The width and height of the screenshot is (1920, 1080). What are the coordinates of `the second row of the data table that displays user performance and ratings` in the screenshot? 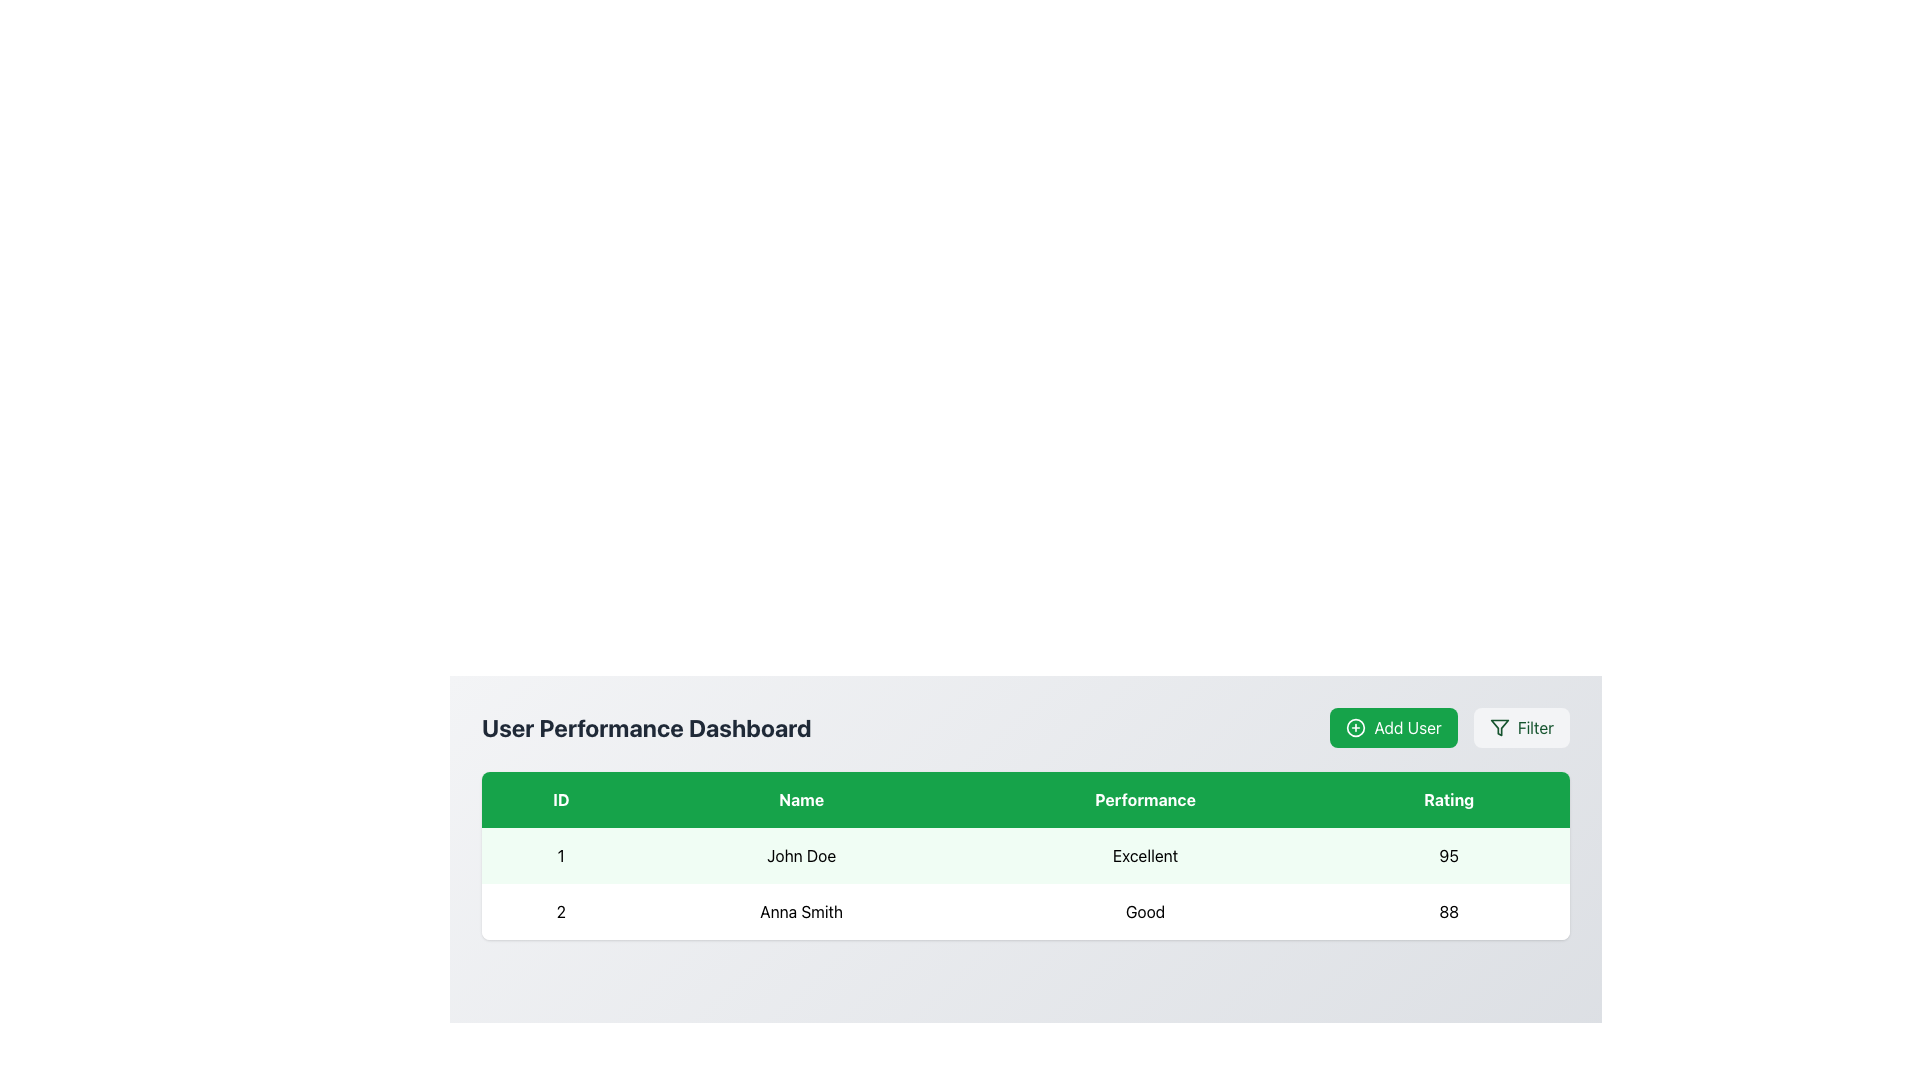 It's located at (1026, 911).